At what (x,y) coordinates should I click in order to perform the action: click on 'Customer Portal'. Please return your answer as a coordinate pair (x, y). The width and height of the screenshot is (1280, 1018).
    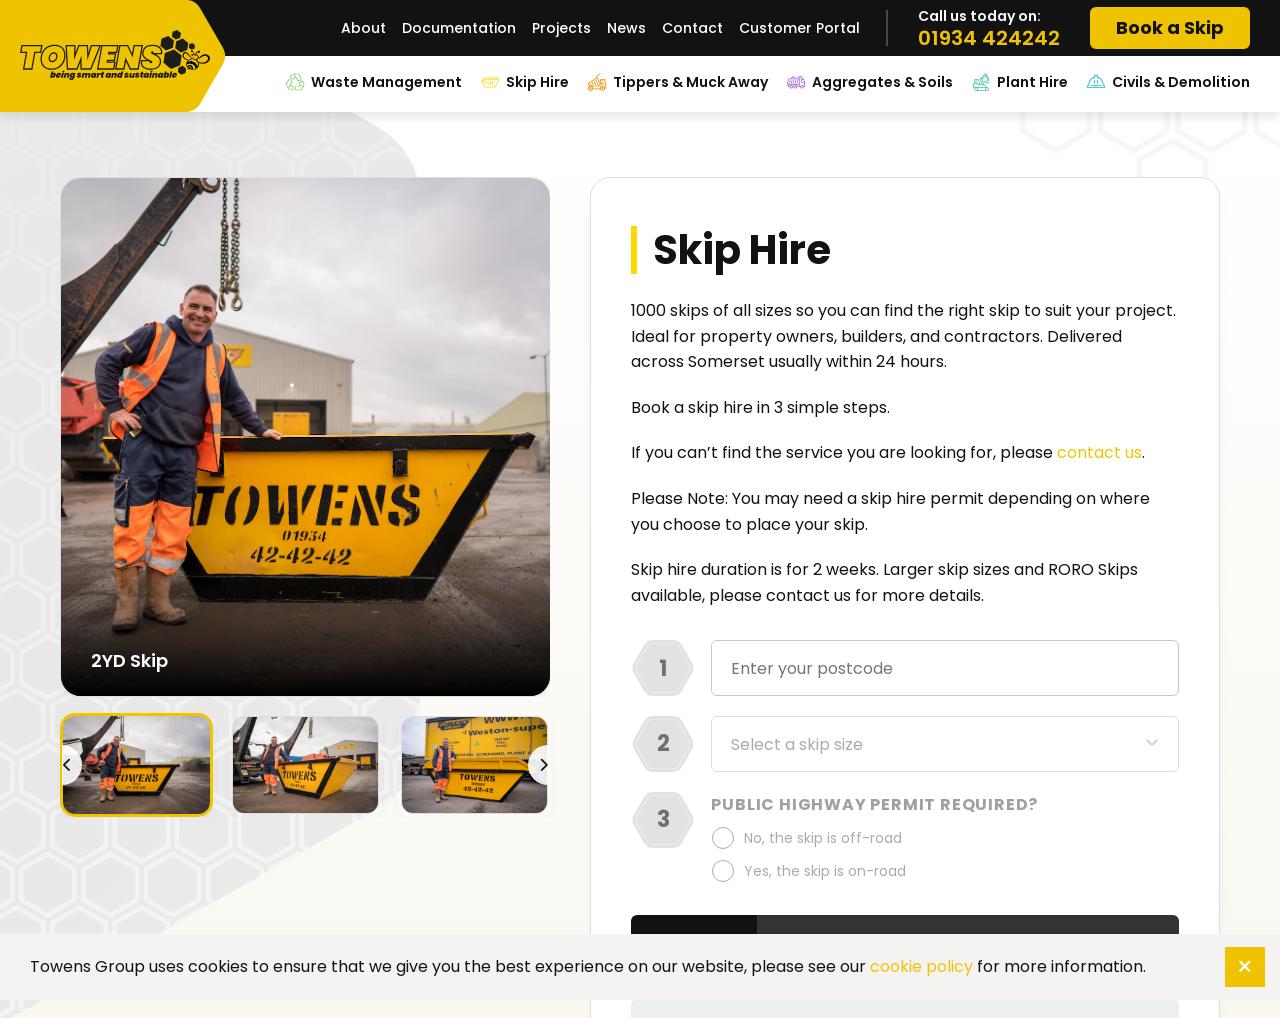
    Looking at the image, I should click on (798, 26).